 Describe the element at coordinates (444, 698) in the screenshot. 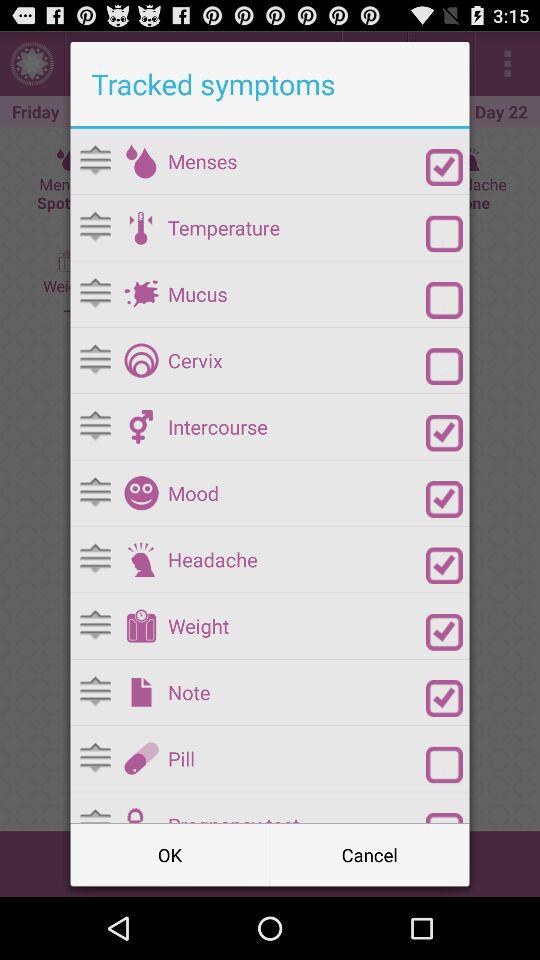

I see `note` at that location.